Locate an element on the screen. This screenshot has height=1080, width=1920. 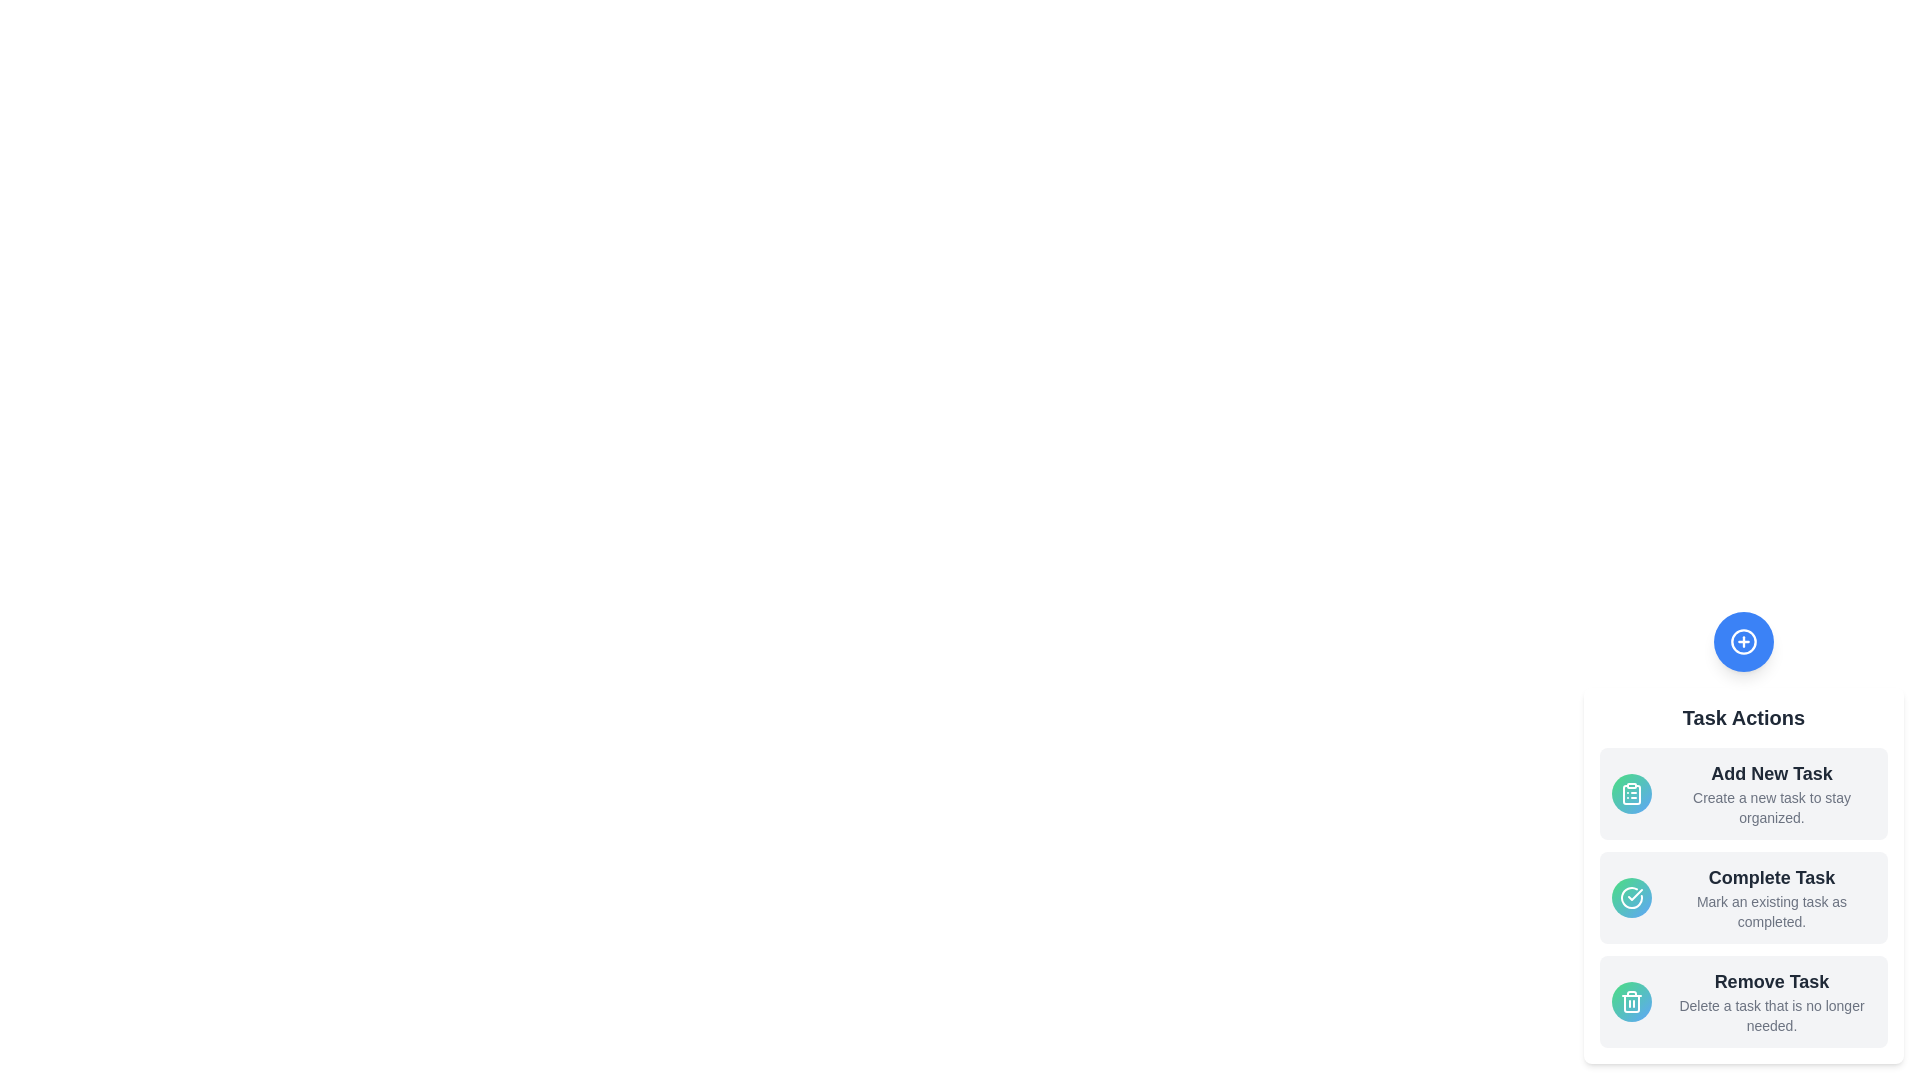
the 'Add New Task' option is located at coordinates (1742, 793).